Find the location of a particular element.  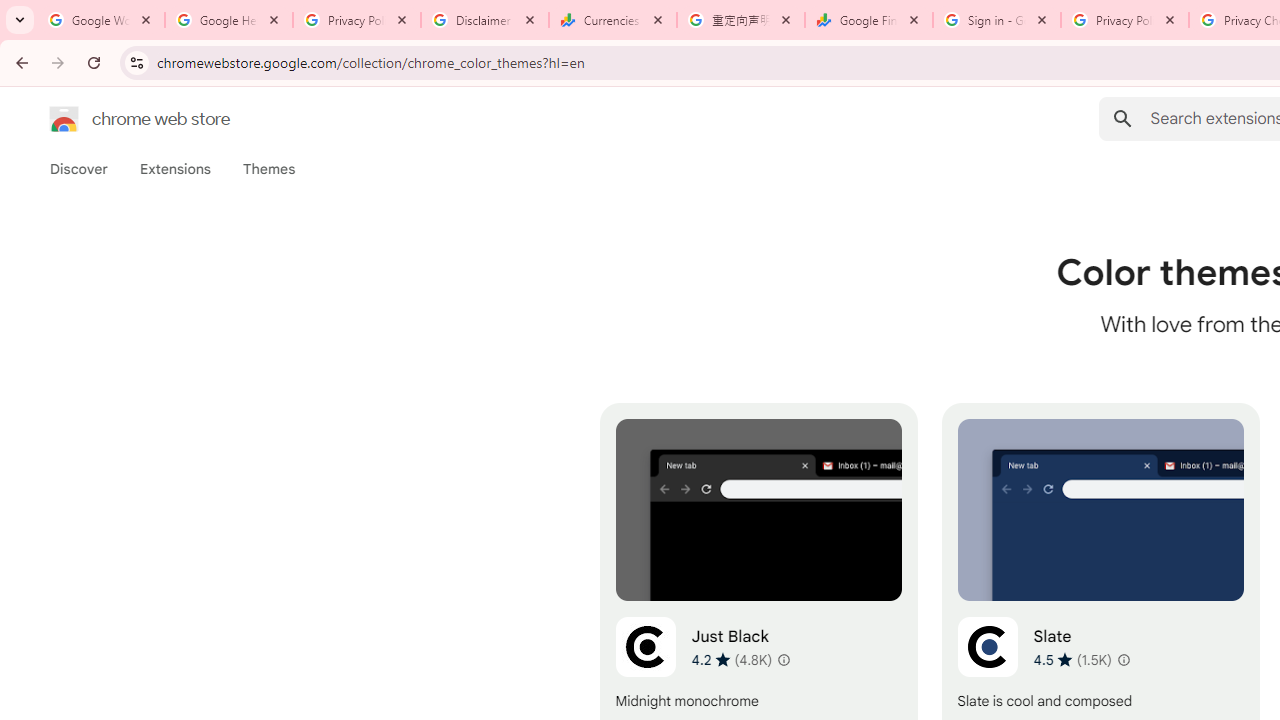

'Themes' is located at coordinates (268, 168).